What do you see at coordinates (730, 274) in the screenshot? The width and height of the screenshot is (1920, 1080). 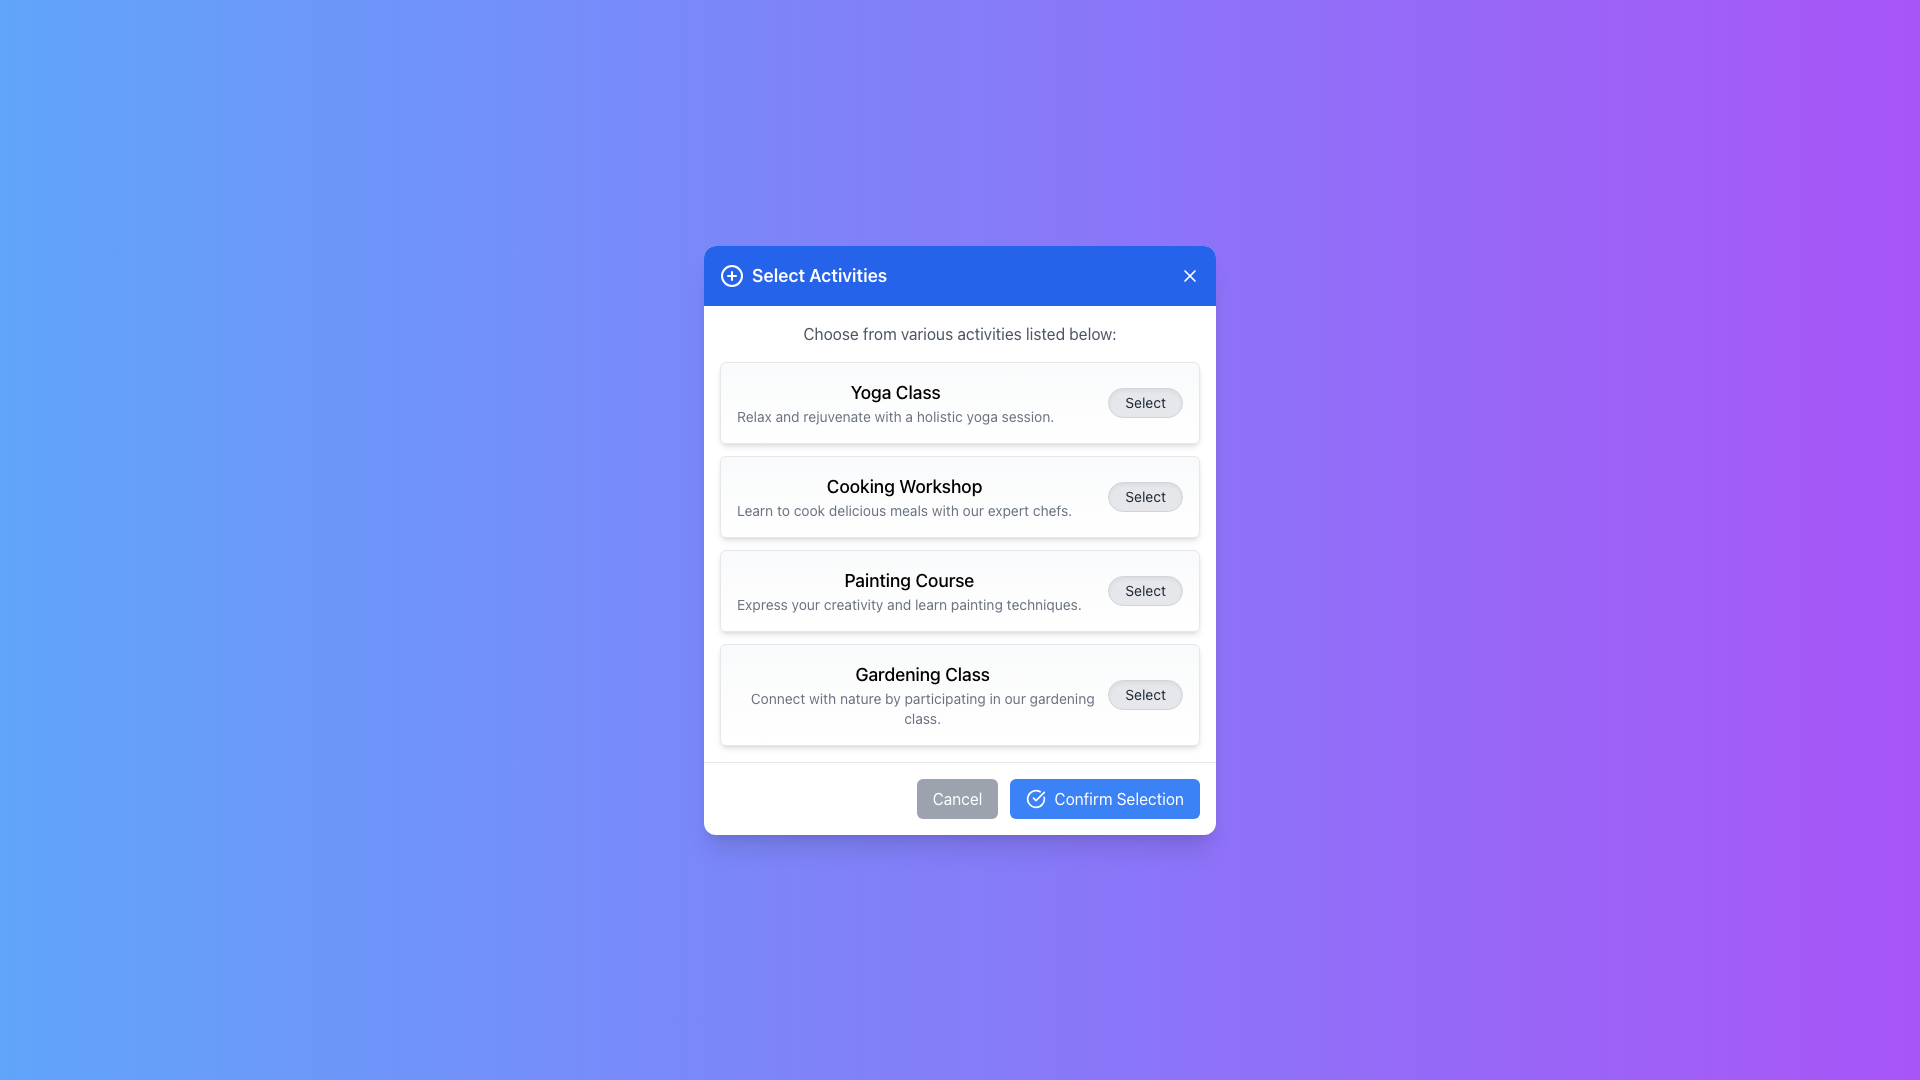 I see `the interactive icon associated with adding activities in the 'Select Activities' section` at bounding box center [730, 274].